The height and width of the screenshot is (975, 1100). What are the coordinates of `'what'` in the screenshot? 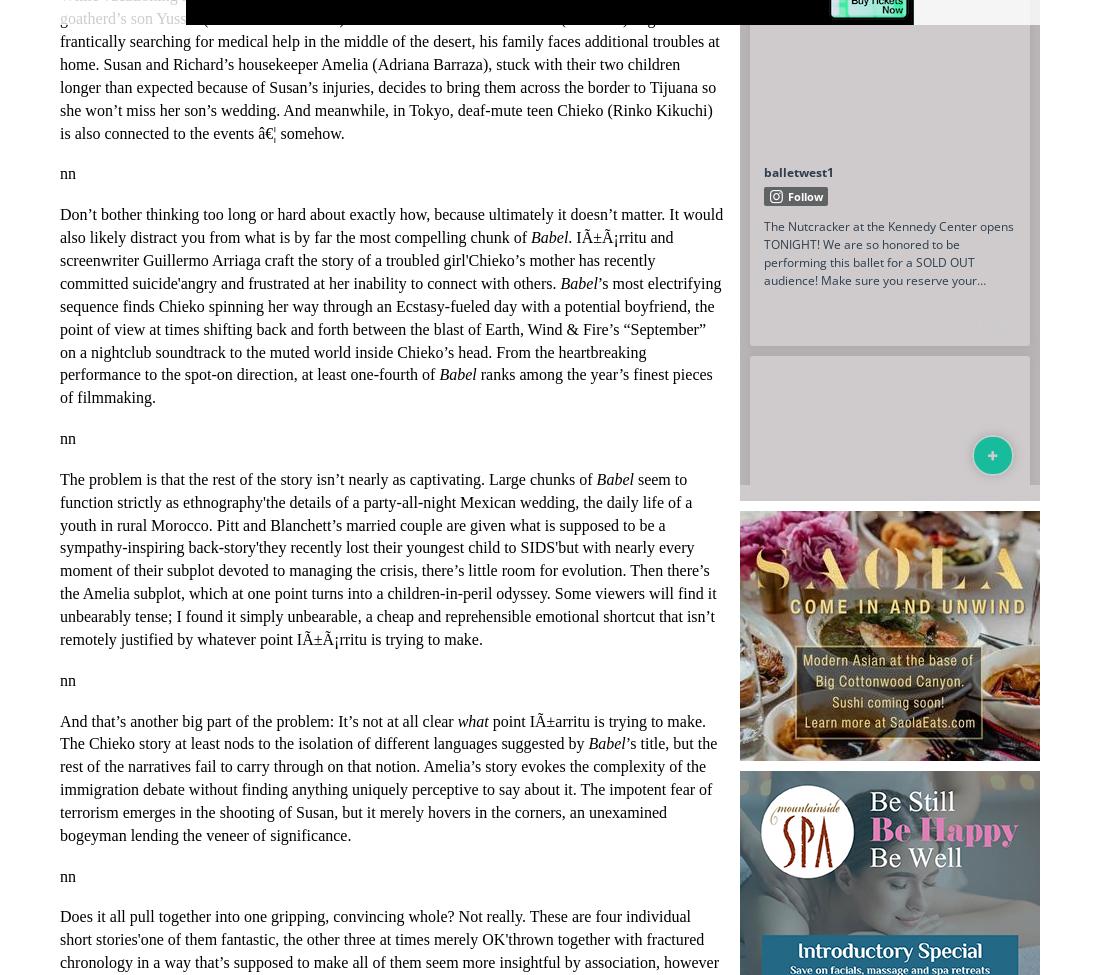 It's located at (473, 719).